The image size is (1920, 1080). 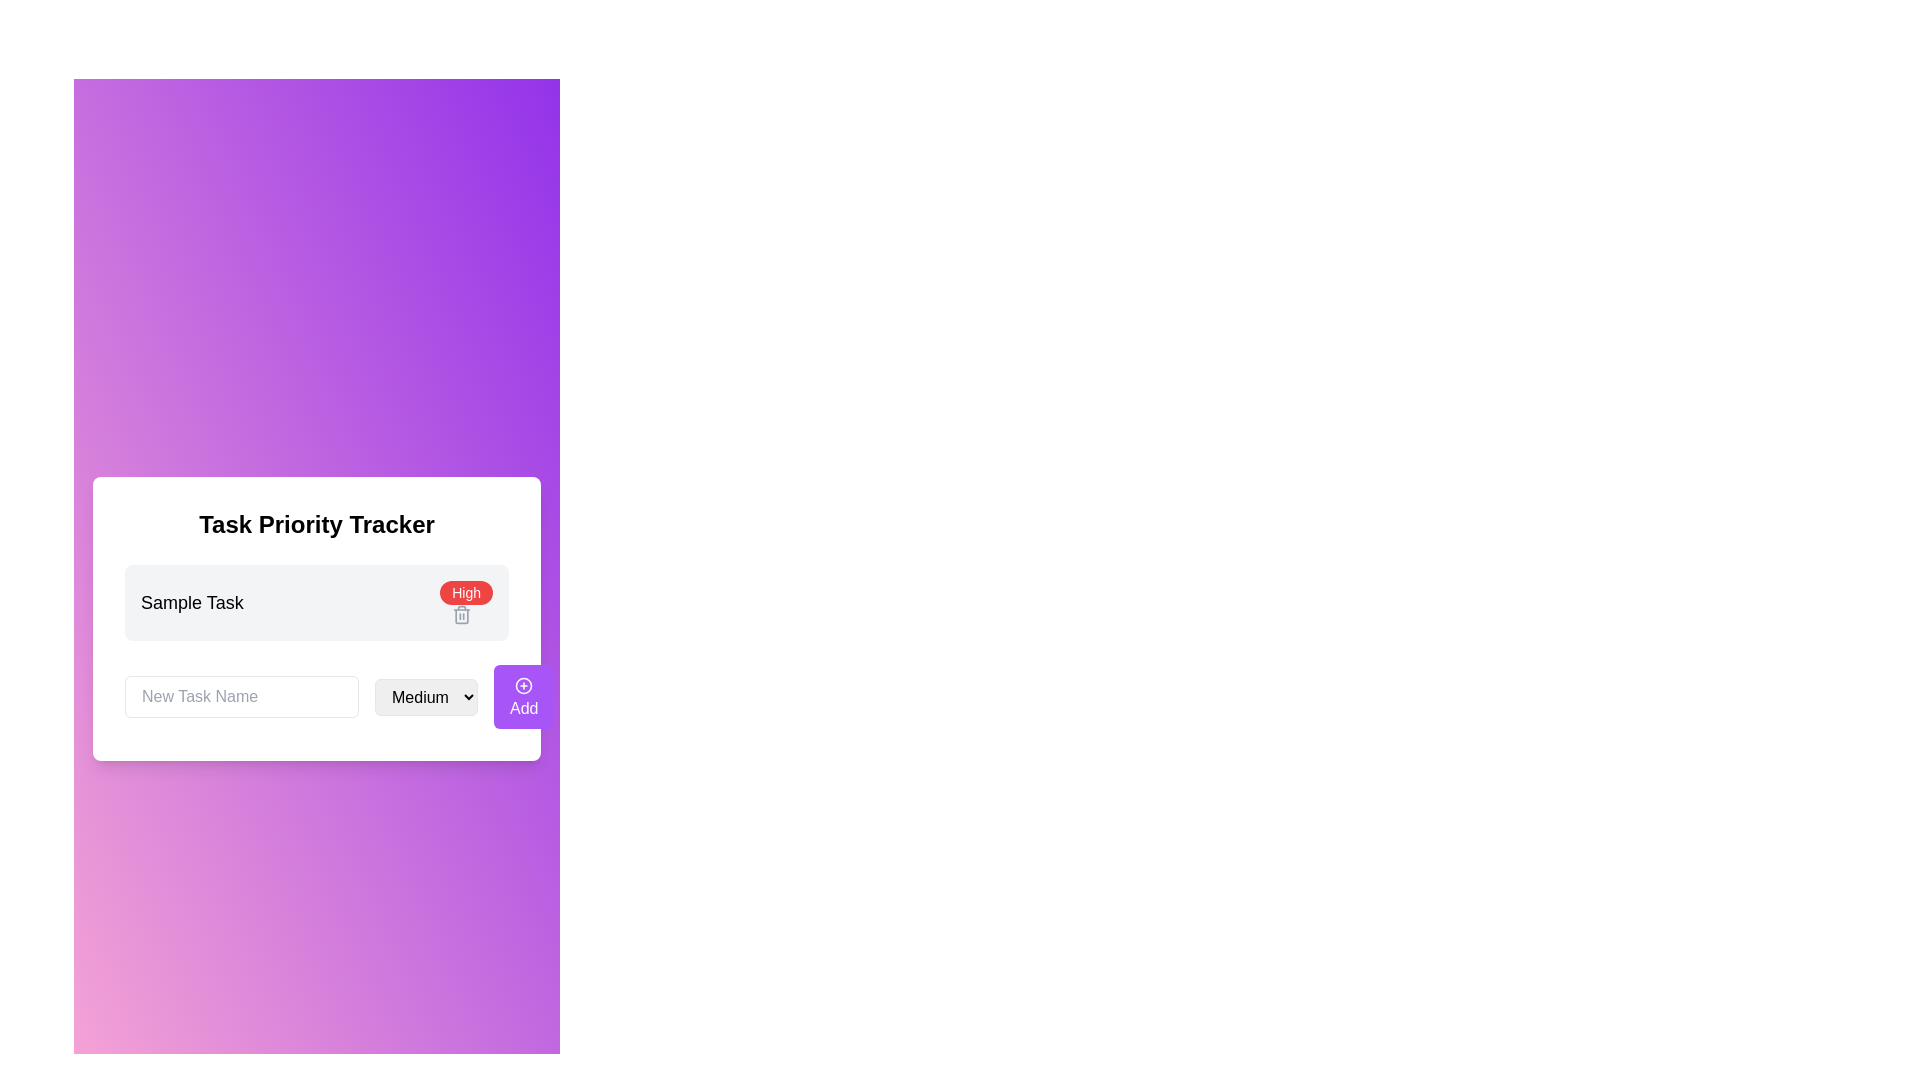 I want to click on the text input field for entering a new task, which is the first element in a horizontal group aligned to the left of a dropdown and an 'Add' button, so click(x=240, y=696).